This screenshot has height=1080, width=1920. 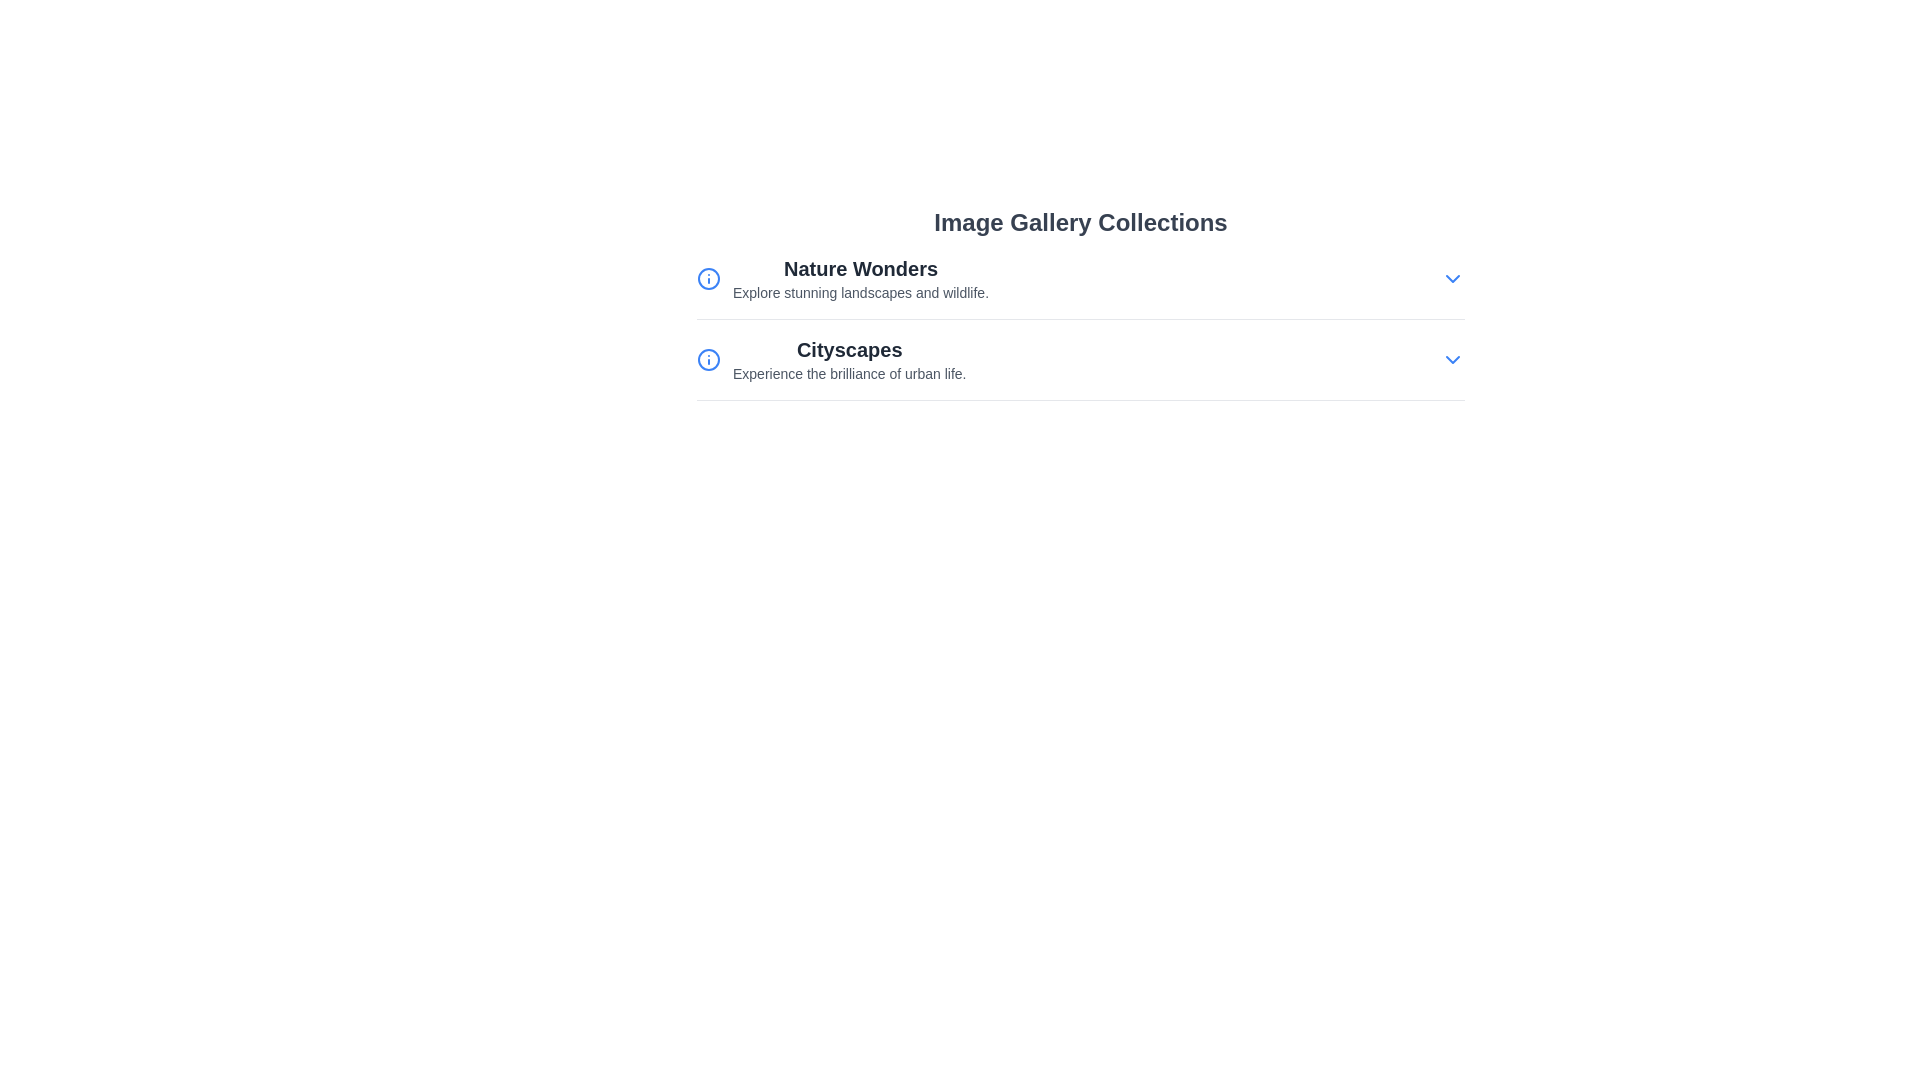 What do you see at coordinates (1453, 278) in the screenshot?
I see `the blue downward-pointing chevron icon indicating a dropdown feature next to 'Nature Wonders'` at bounding box center [1453, 278].